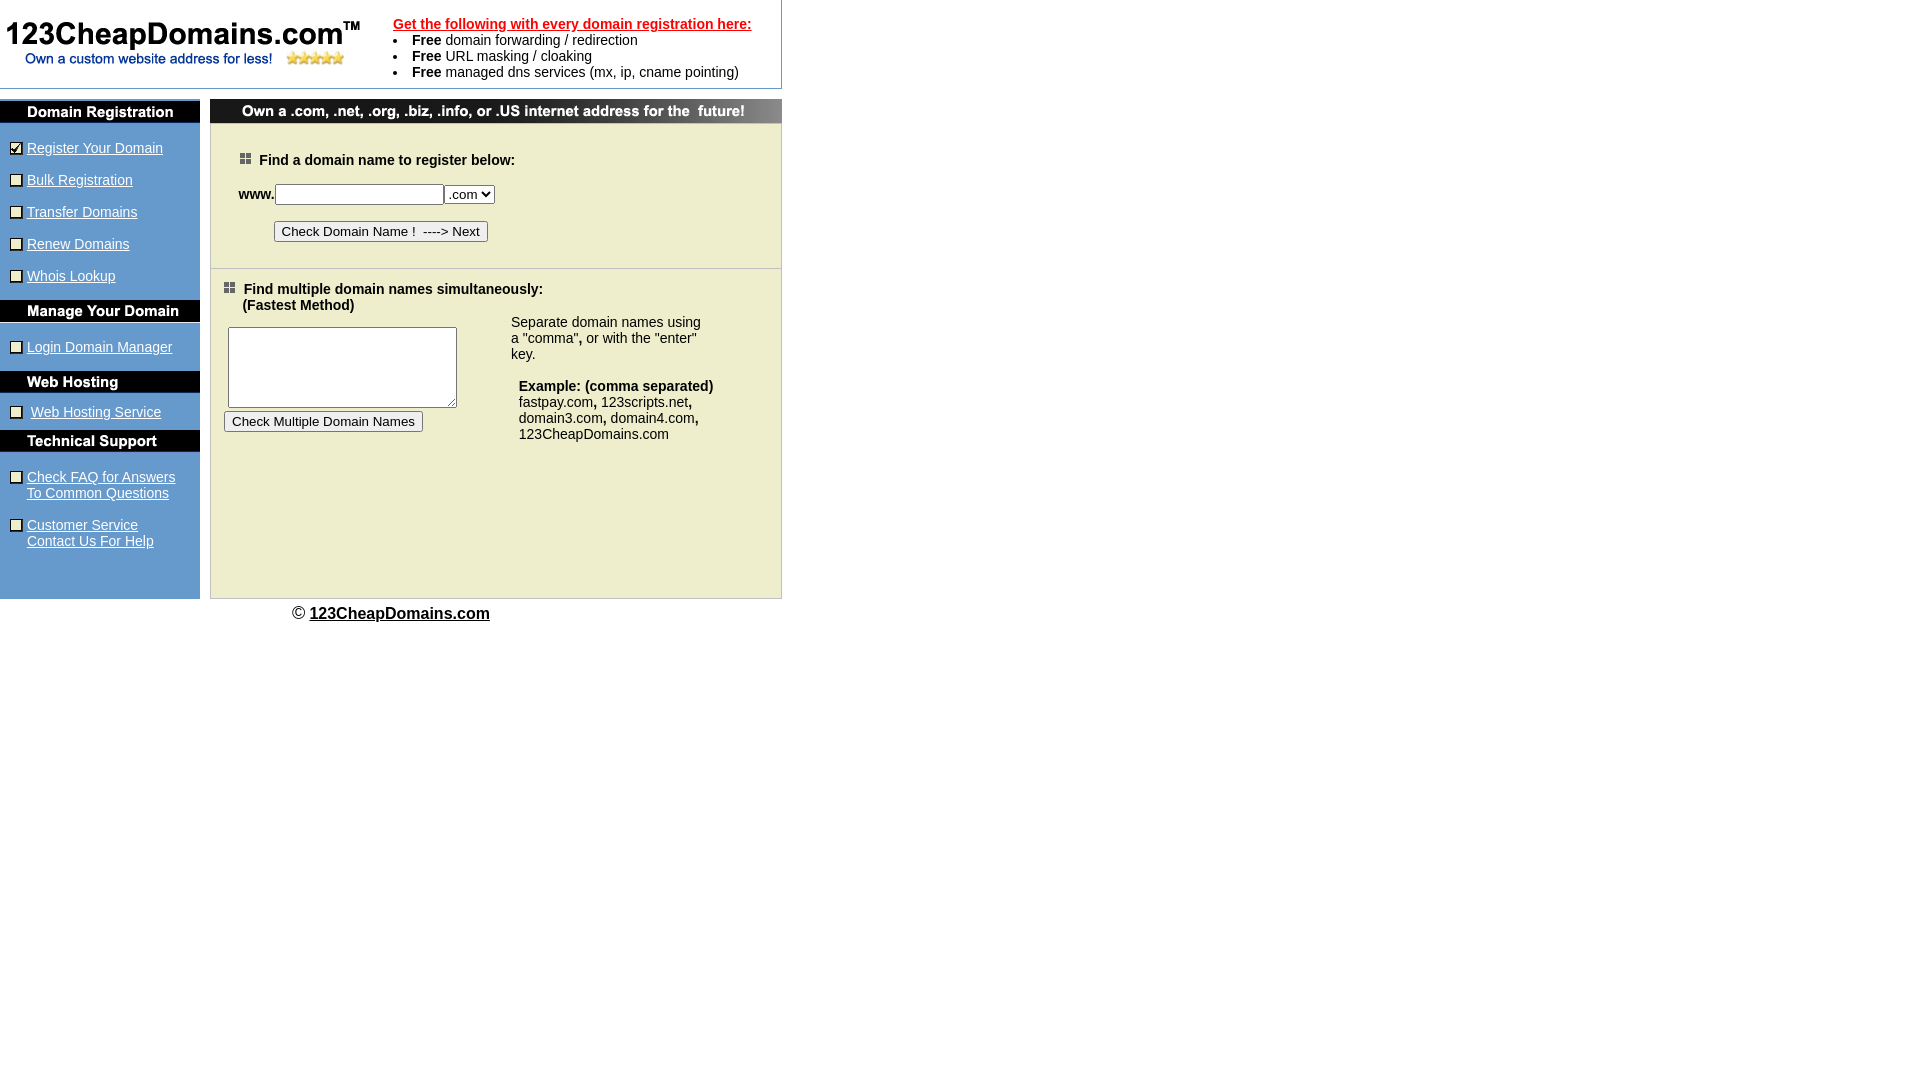  What do you see at coordinates (27, 146) in the screenshot?
I see `'Register Your Domain'` at bounding box center [27, 146].